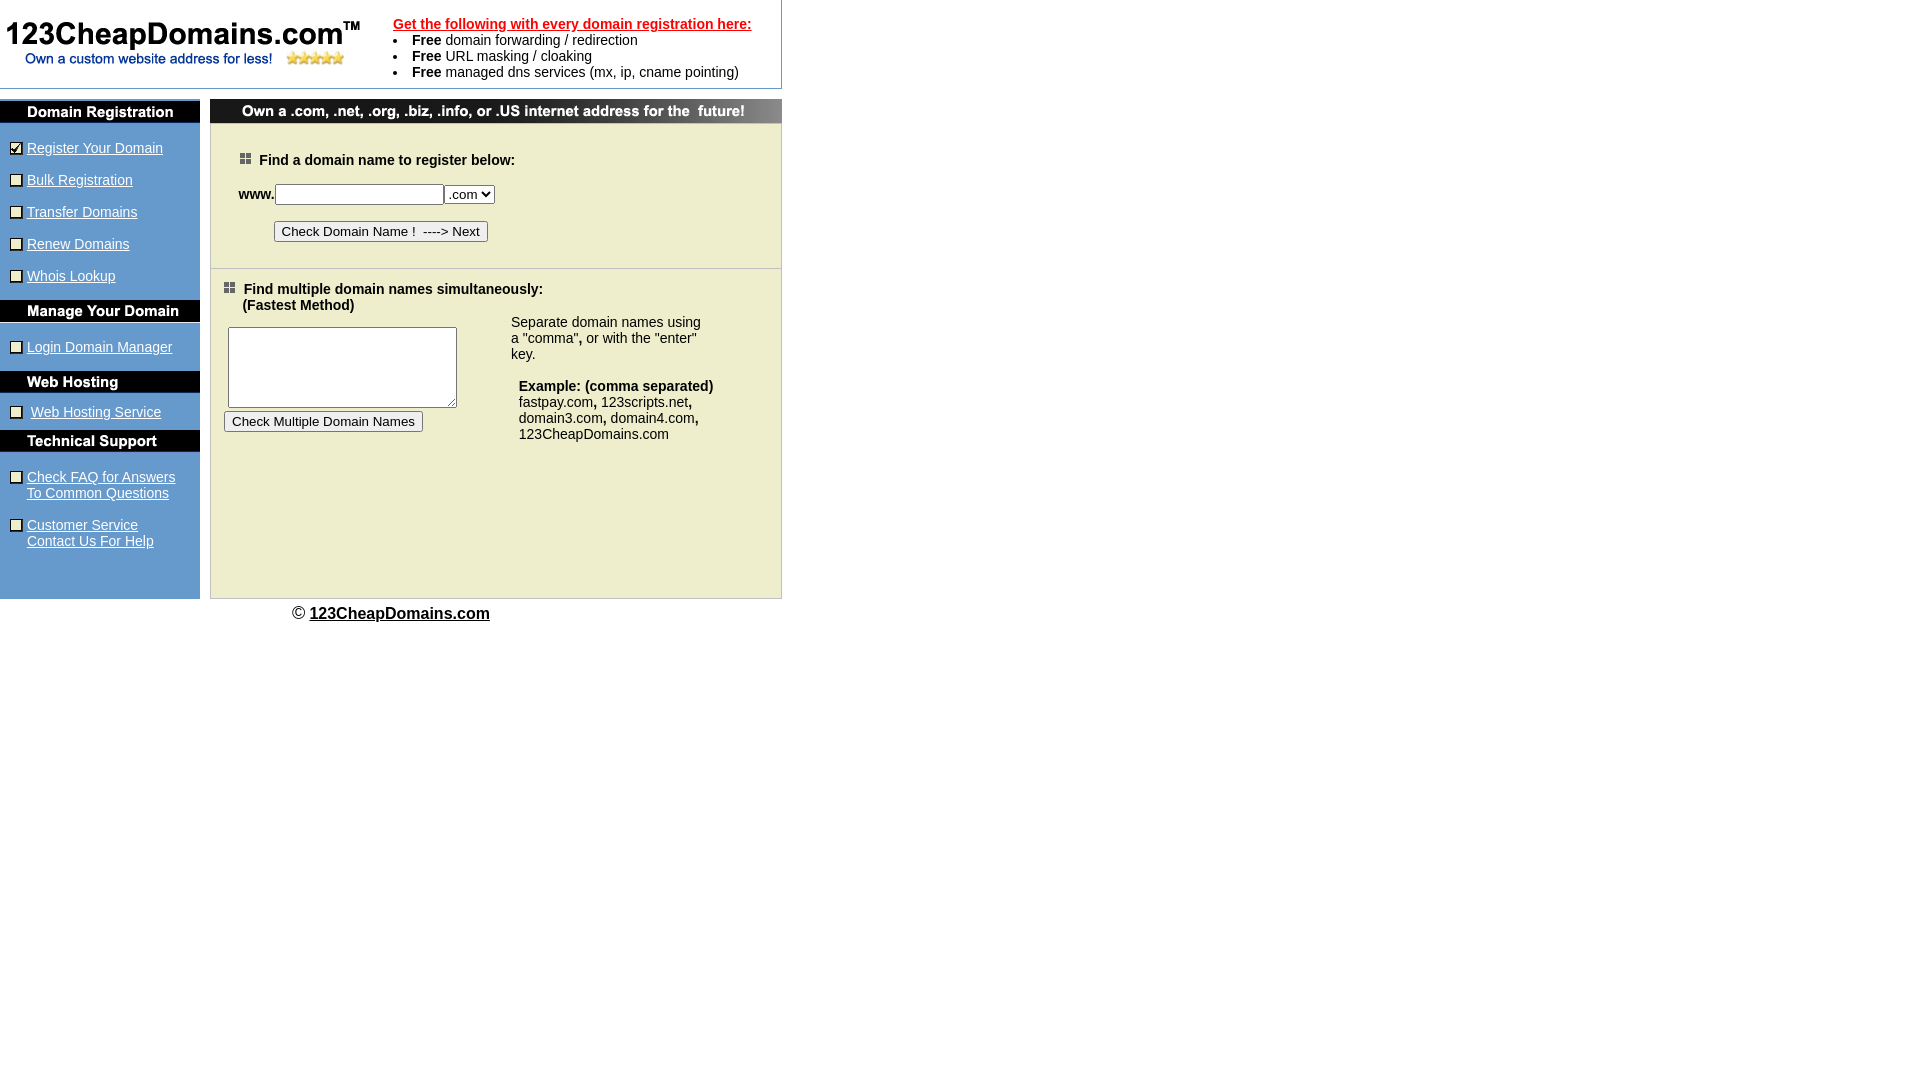  What do you see at coordinates (27, 146) in the screenshot?
I see `'Register Your Domain'` at bounding box center [27, 146].